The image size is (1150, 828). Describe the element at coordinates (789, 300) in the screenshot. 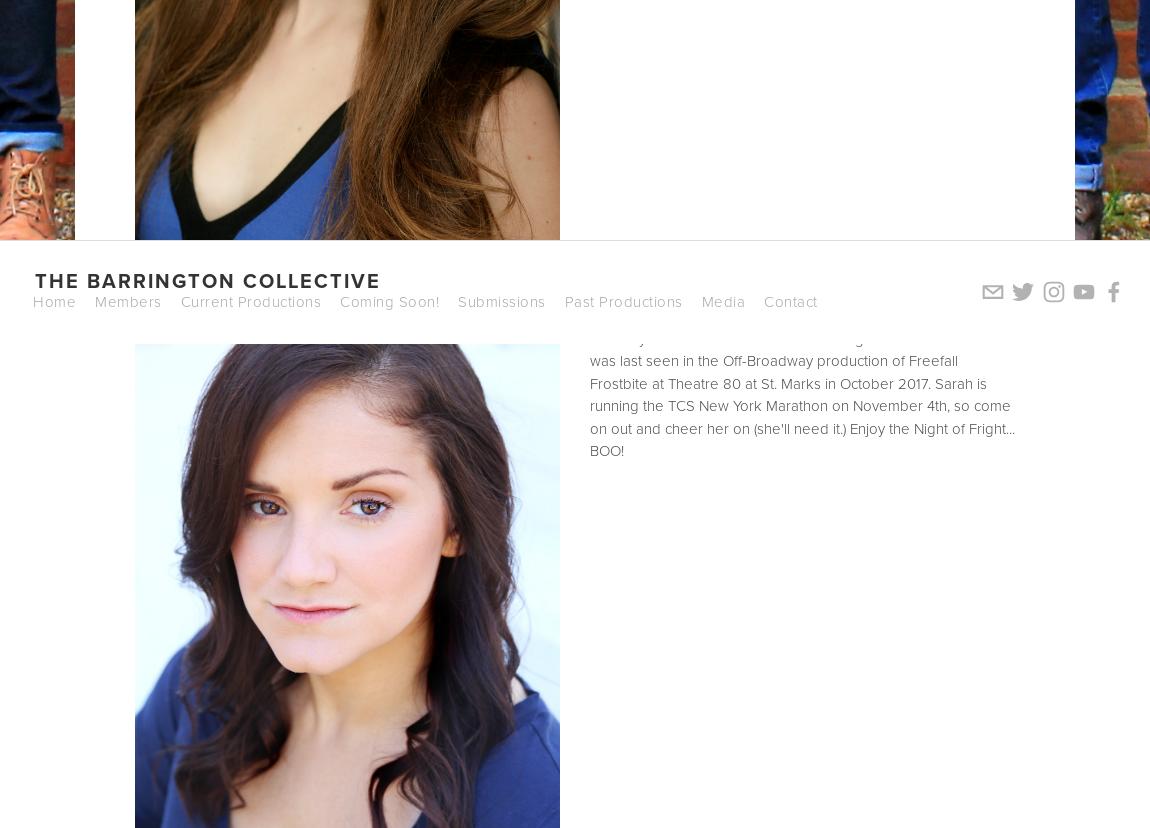

I see `'Contact'` at that location.